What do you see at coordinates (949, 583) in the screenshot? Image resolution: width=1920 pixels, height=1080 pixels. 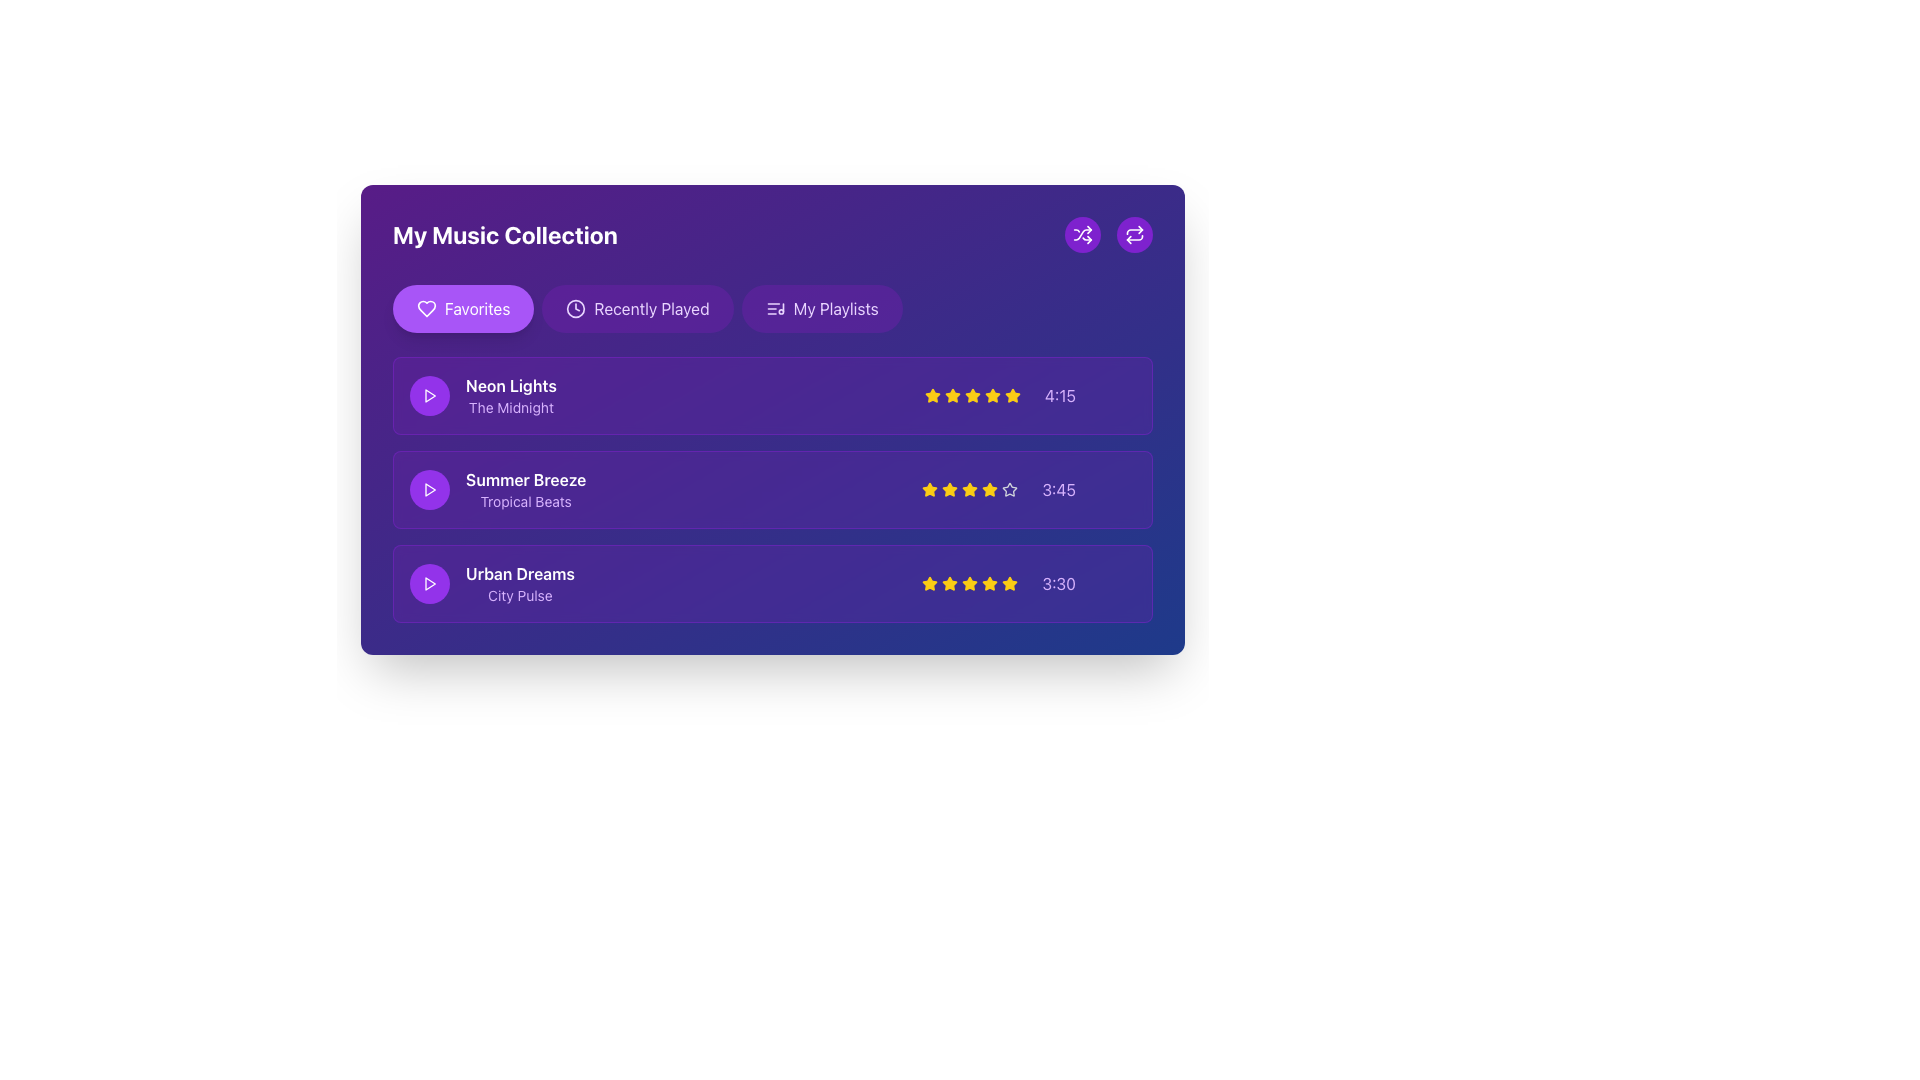 I see `the third star icon in the rating component of the 'Urban Dreams' music entry` at bounding box center [949, 583].